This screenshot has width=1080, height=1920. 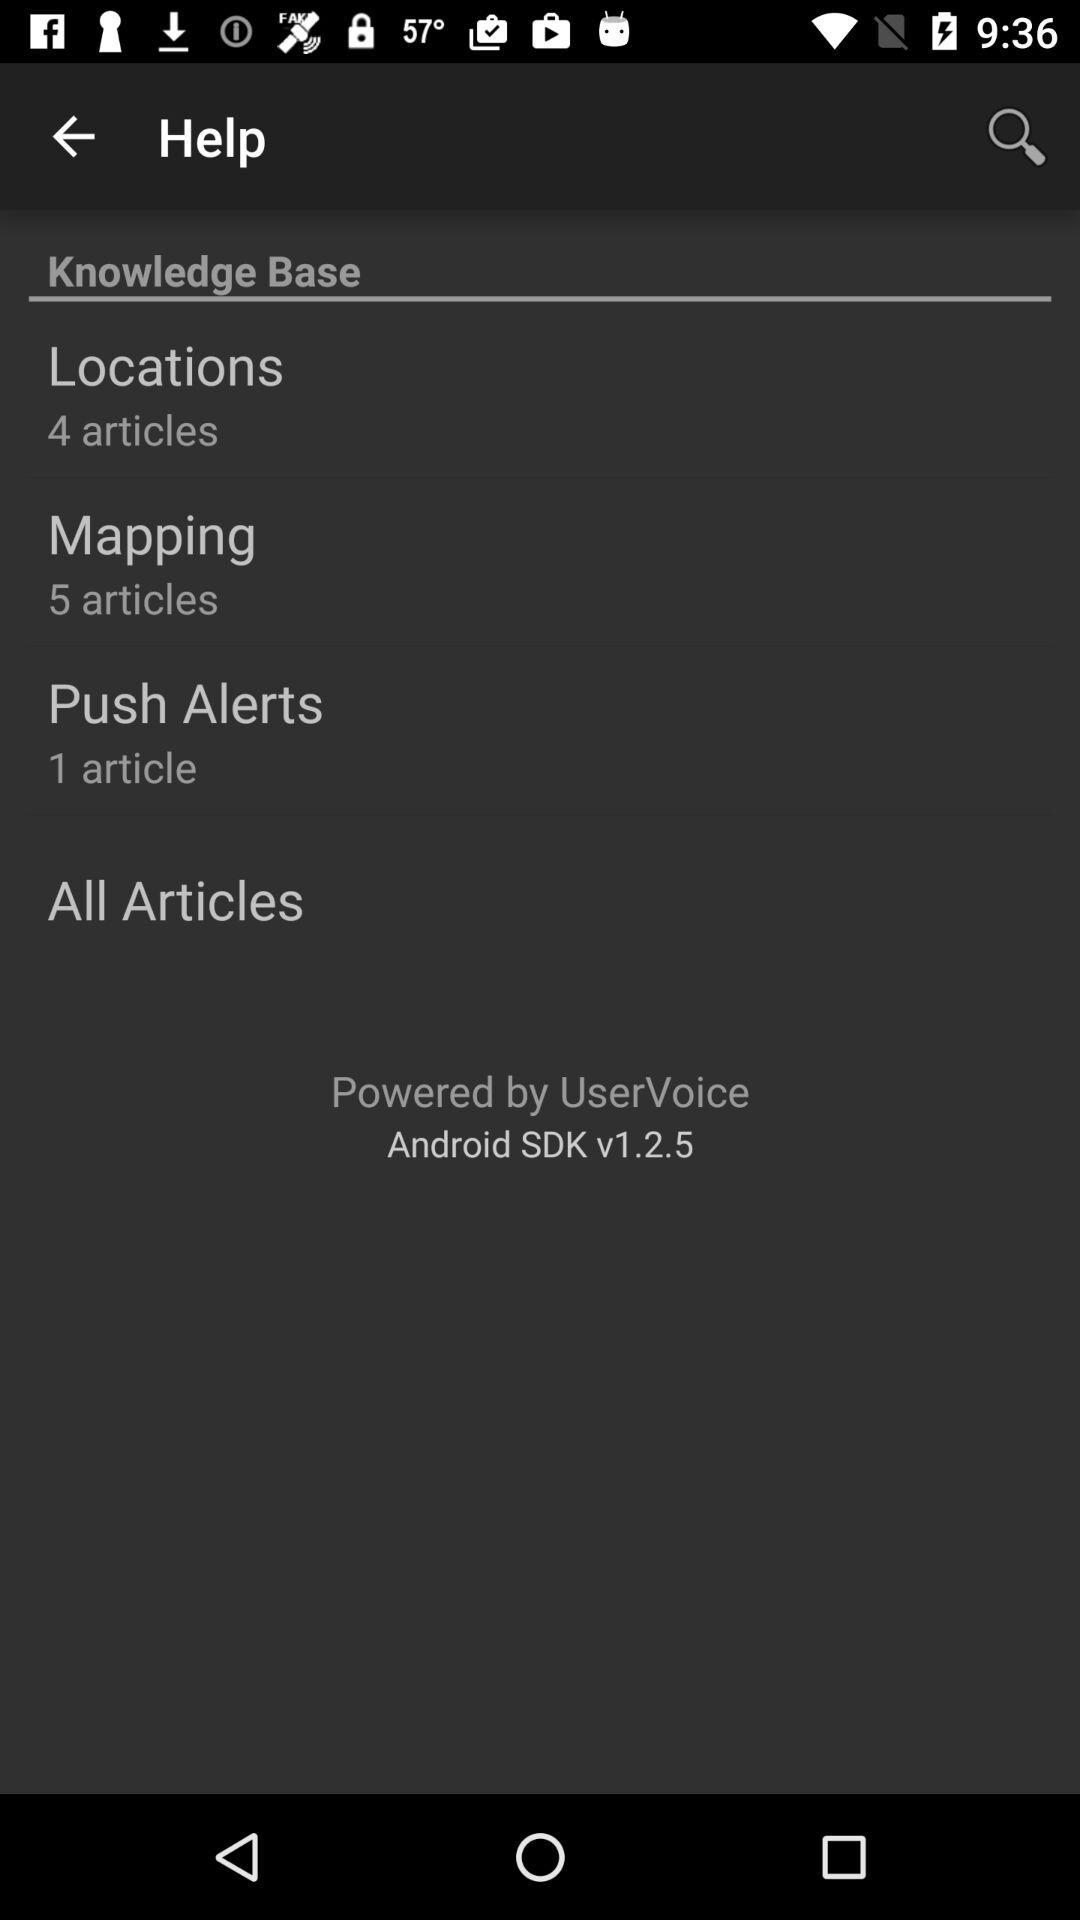 I want to click on the item above 1 article, so click(x=185, y=701).